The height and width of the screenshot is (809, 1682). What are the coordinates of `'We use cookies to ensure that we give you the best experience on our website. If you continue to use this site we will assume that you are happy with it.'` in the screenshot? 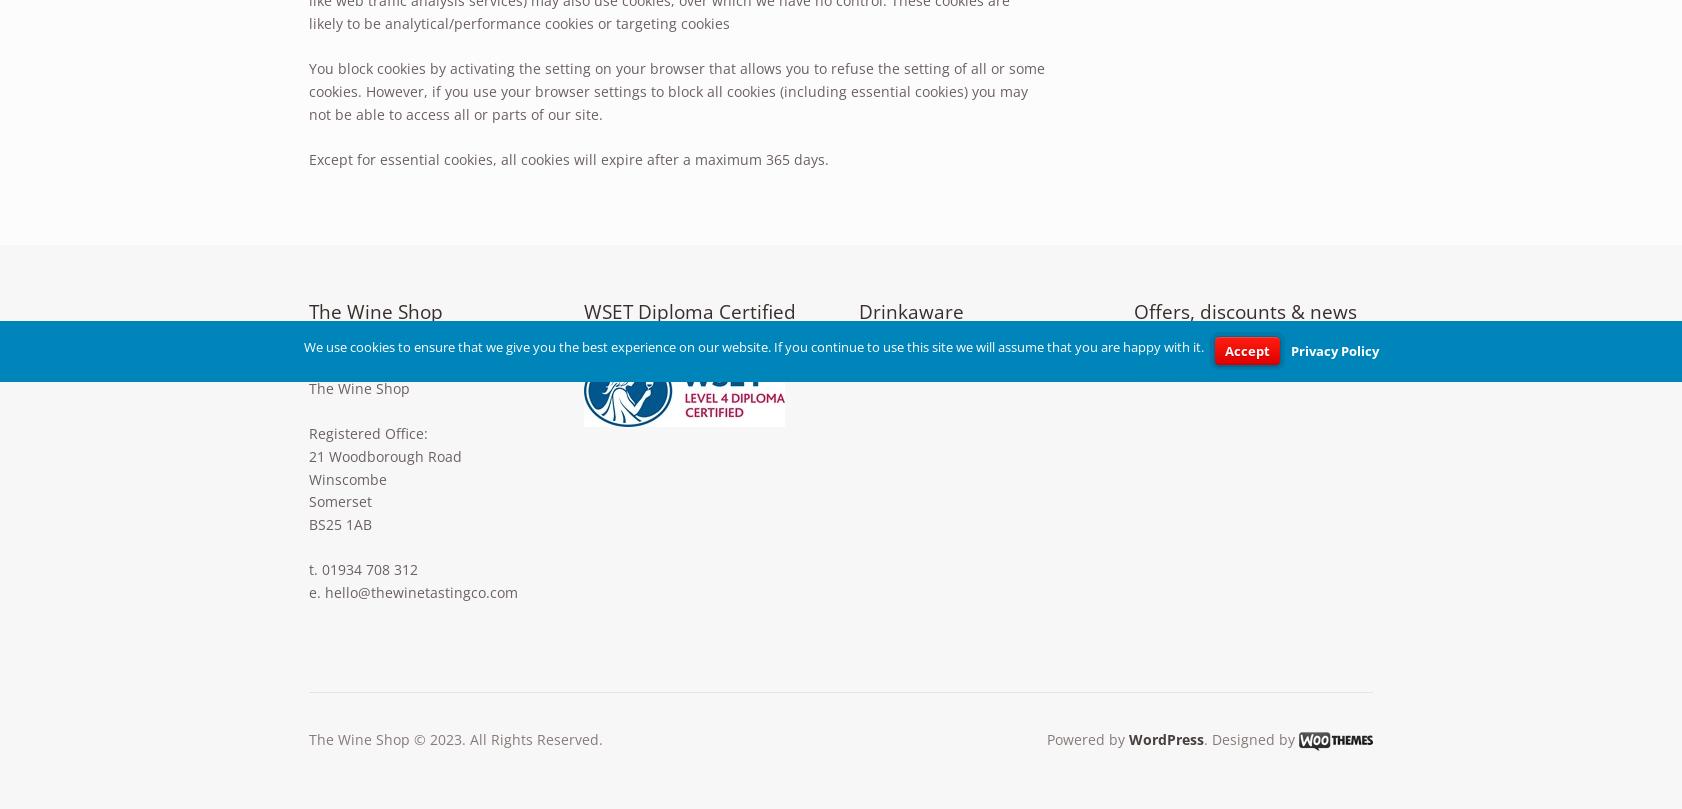 It's located at (301, 346).